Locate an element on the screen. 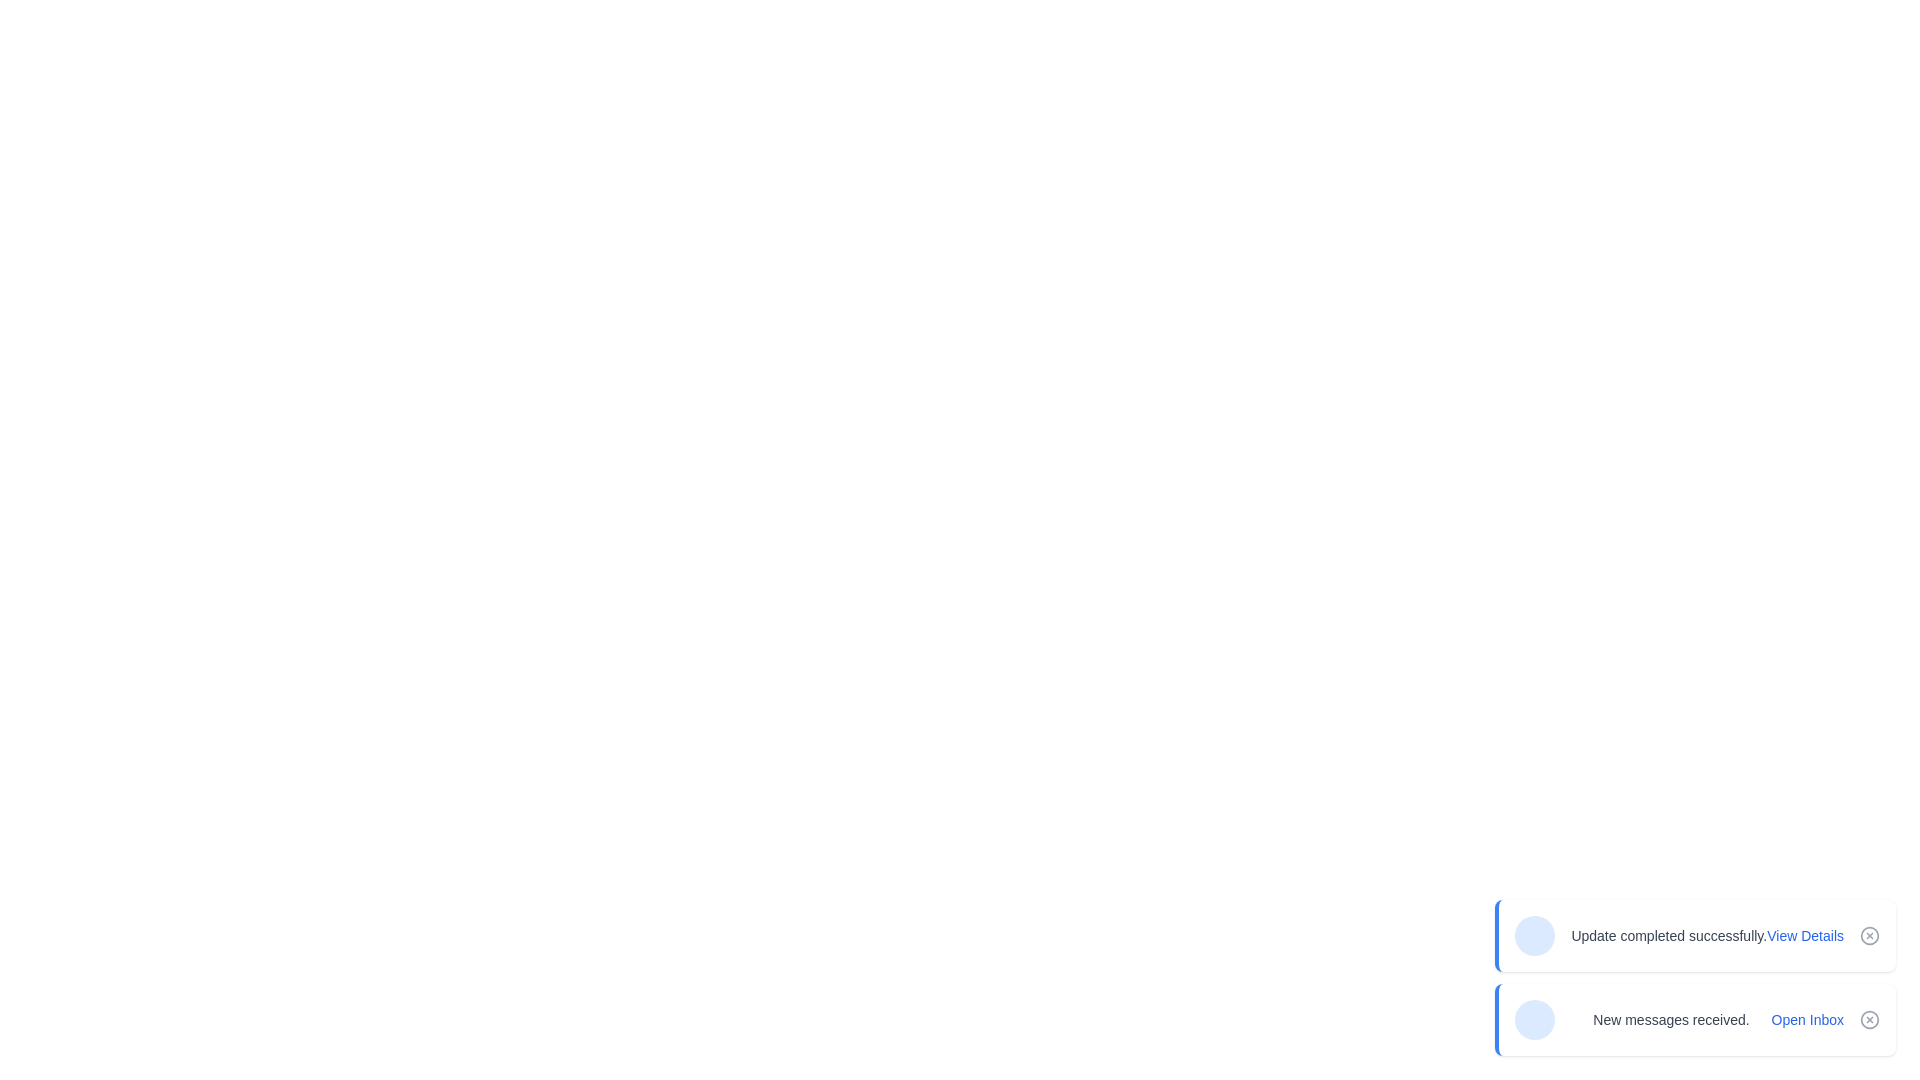  the action link associated with New messages received to perform the action is located at coordinates (1807, 1019).